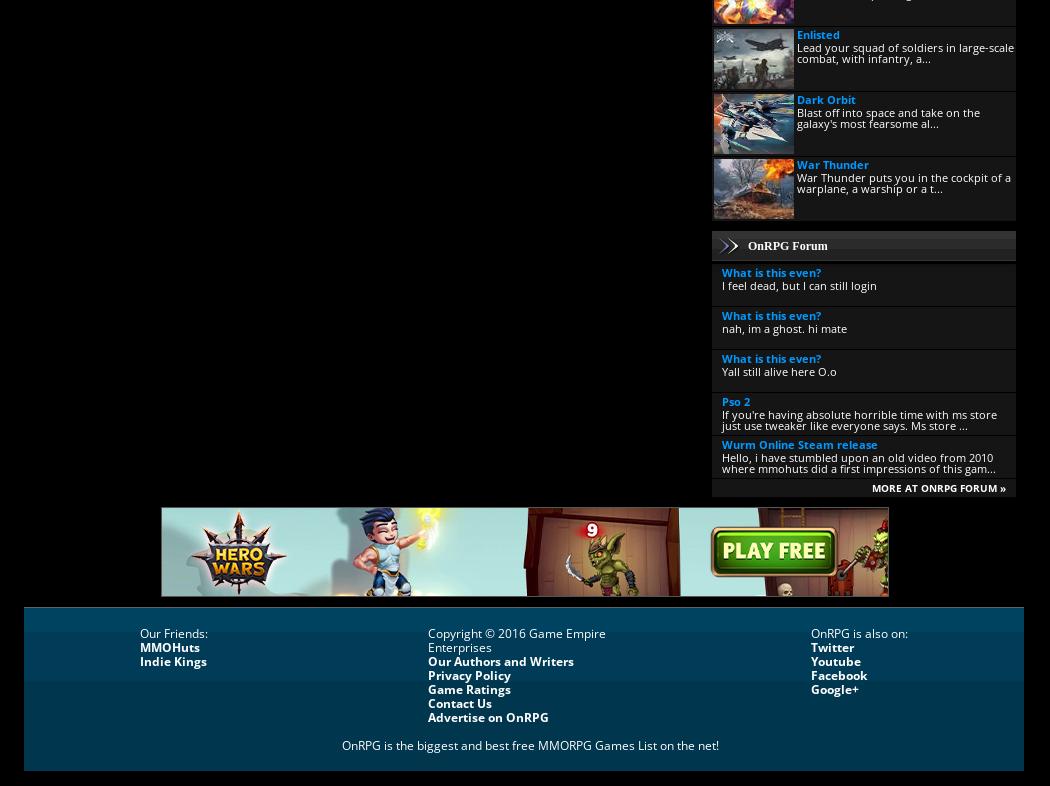  What do you see at coordinates (761, 709) in the screenshot?
I see `'Anarchy Online'` at bounding box center [761, 709].